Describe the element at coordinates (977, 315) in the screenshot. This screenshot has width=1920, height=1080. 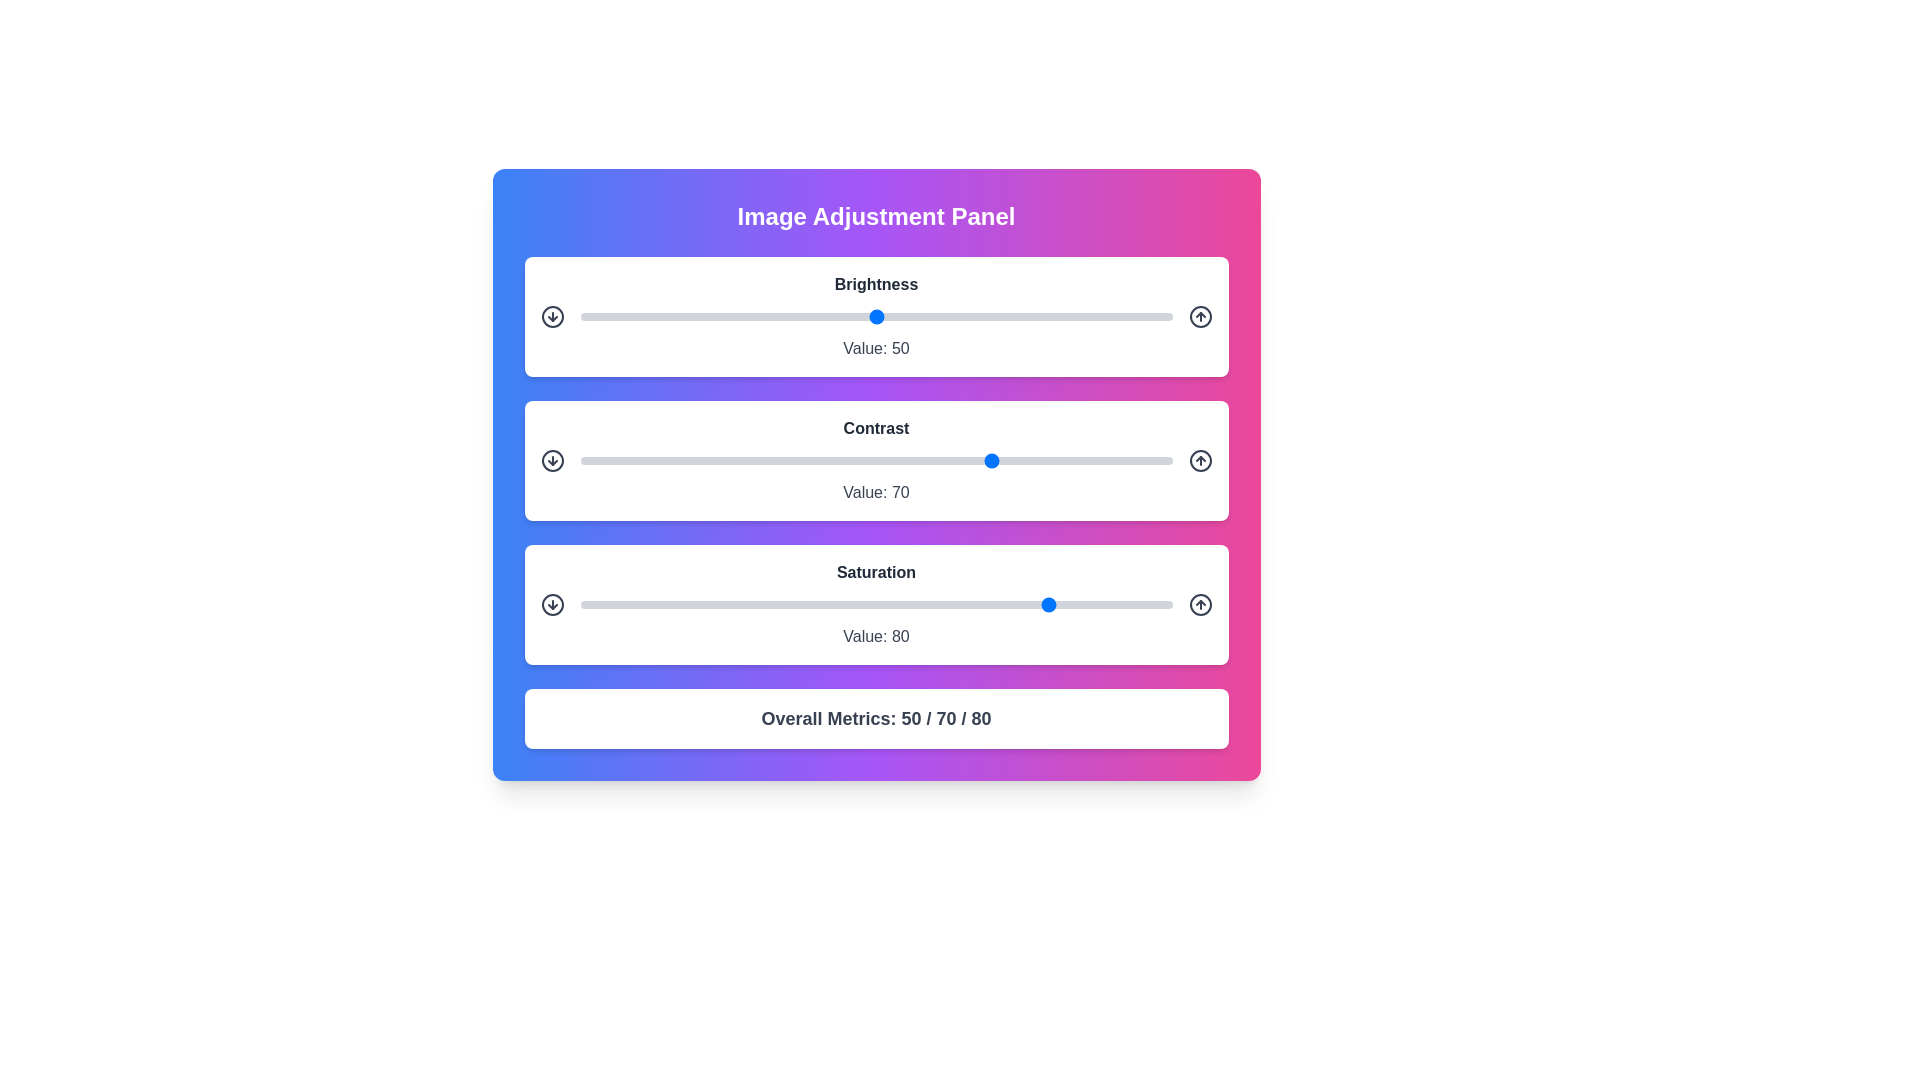
I see `brightness` at that location.